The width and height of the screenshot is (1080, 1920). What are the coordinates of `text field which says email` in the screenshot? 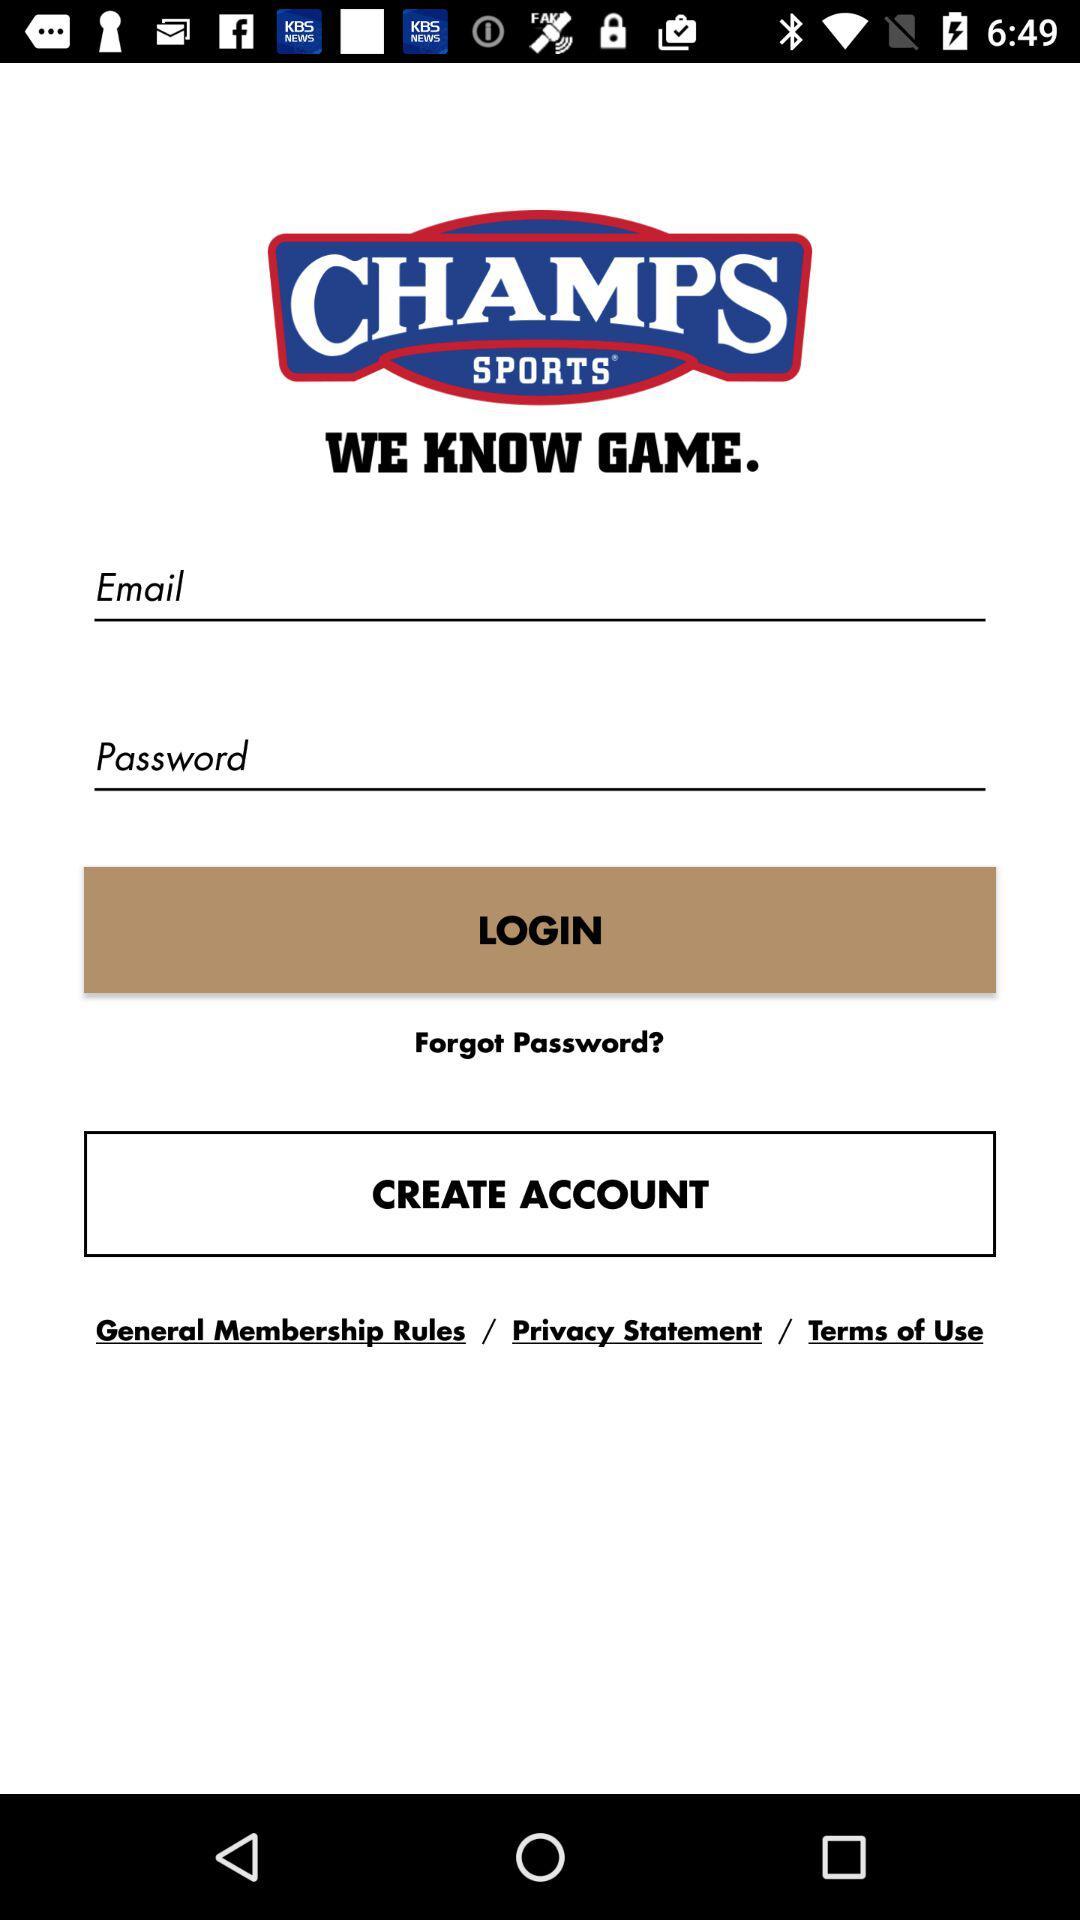 It's located at (540, 590).